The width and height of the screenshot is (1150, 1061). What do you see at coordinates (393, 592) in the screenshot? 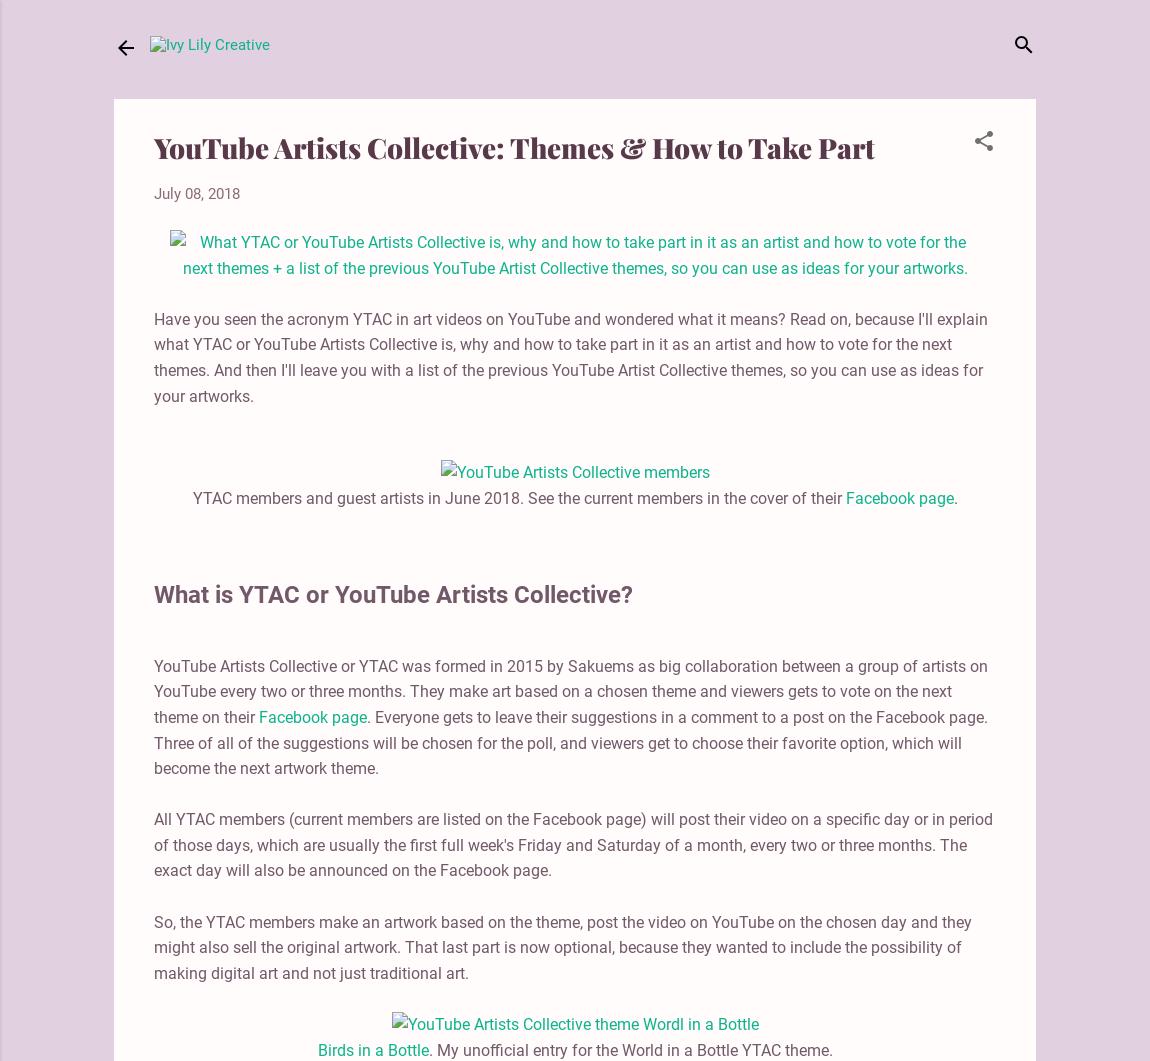
I see `'What is YTAC or YouTube Artists Collective?'` at bounding box center [393, 592].